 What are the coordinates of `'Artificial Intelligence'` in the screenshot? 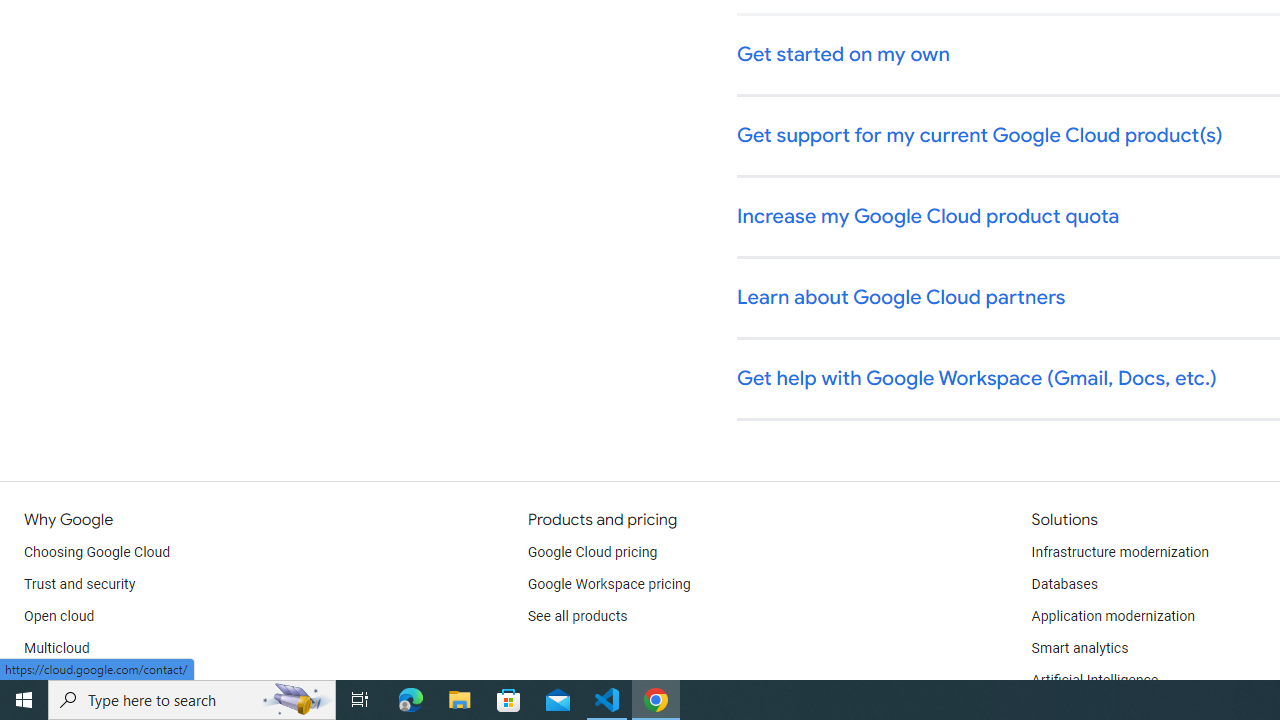 It's located at (1093, 680).